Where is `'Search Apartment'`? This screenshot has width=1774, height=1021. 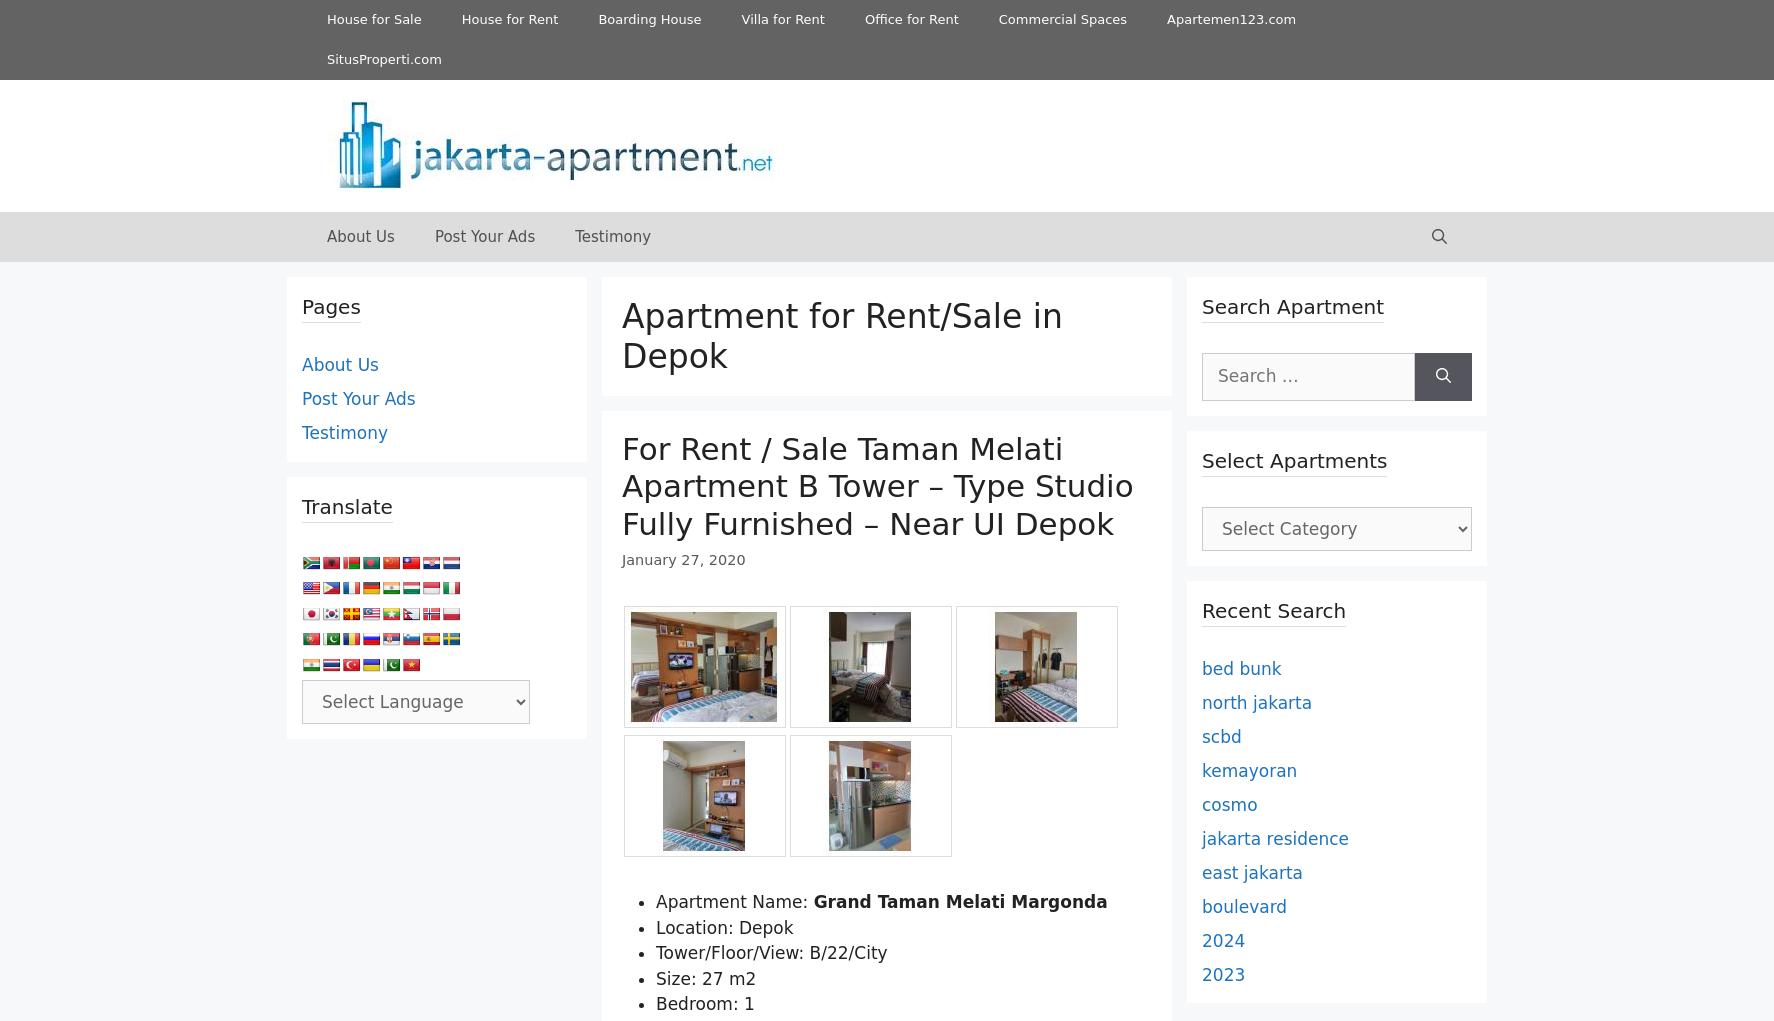 'Search Apartment' is located at coordinates (1292, 307).